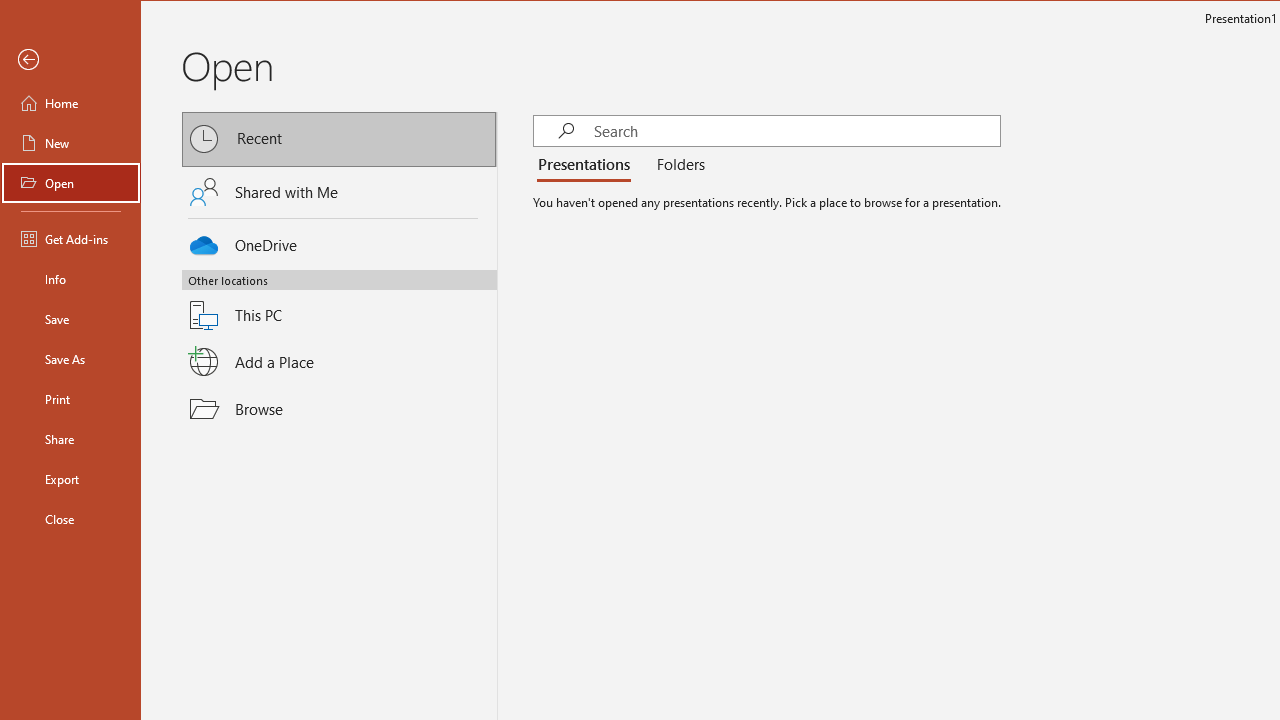 The width and height of the screenshot is (1280, 720). Describe the element at coordinates (339, 191) in the screenshot. I see `'Shared with Me'` at that location.